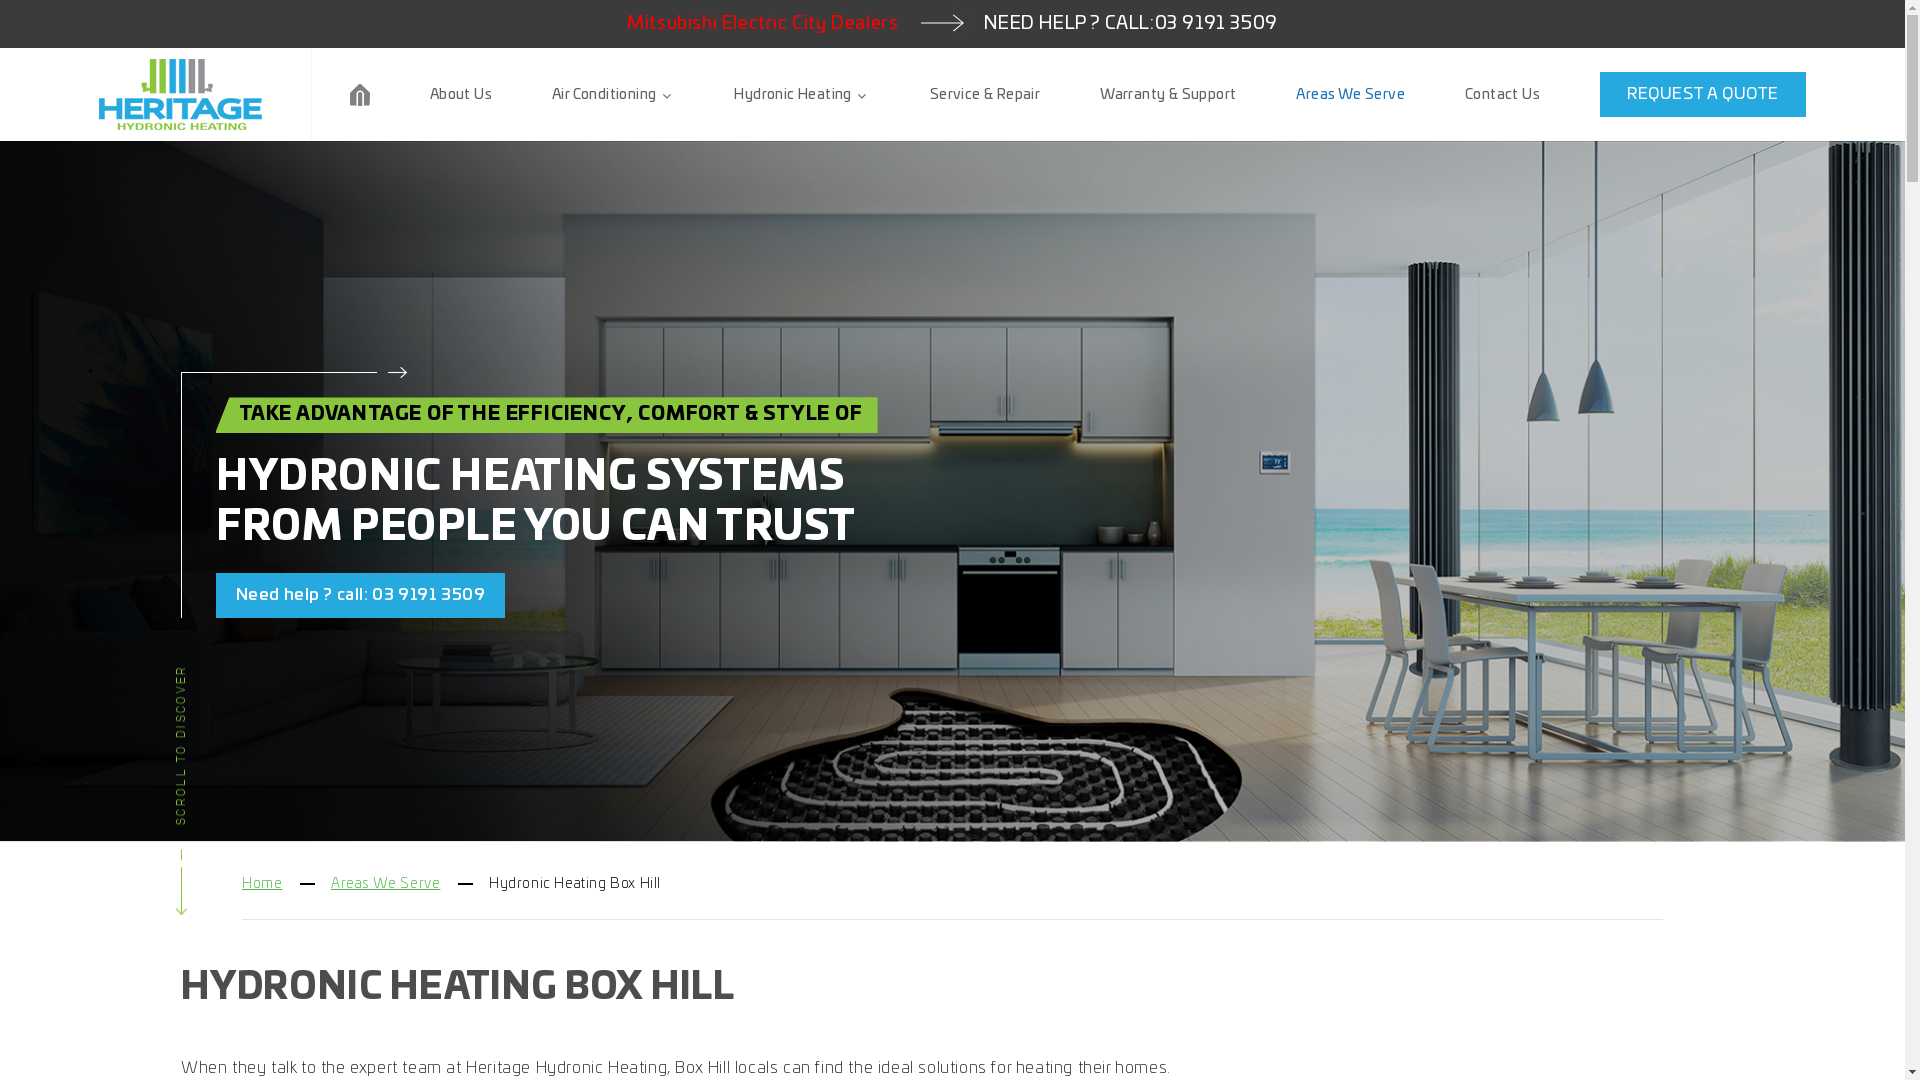  Describe the element at coordinates (1702, 94) in the screenshot. I see `'REQUEST A QUOTE'` at that location.